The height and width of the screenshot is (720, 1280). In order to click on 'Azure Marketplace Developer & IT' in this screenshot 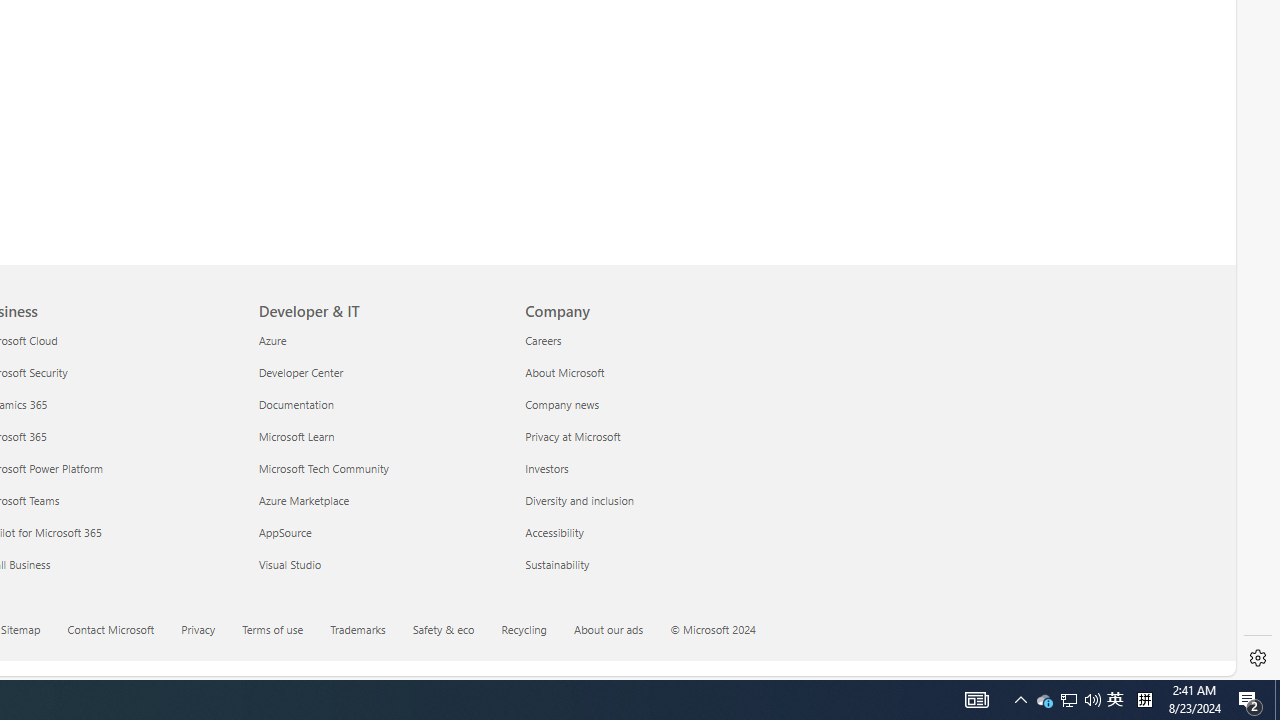, I will do `click(303, 499)`.